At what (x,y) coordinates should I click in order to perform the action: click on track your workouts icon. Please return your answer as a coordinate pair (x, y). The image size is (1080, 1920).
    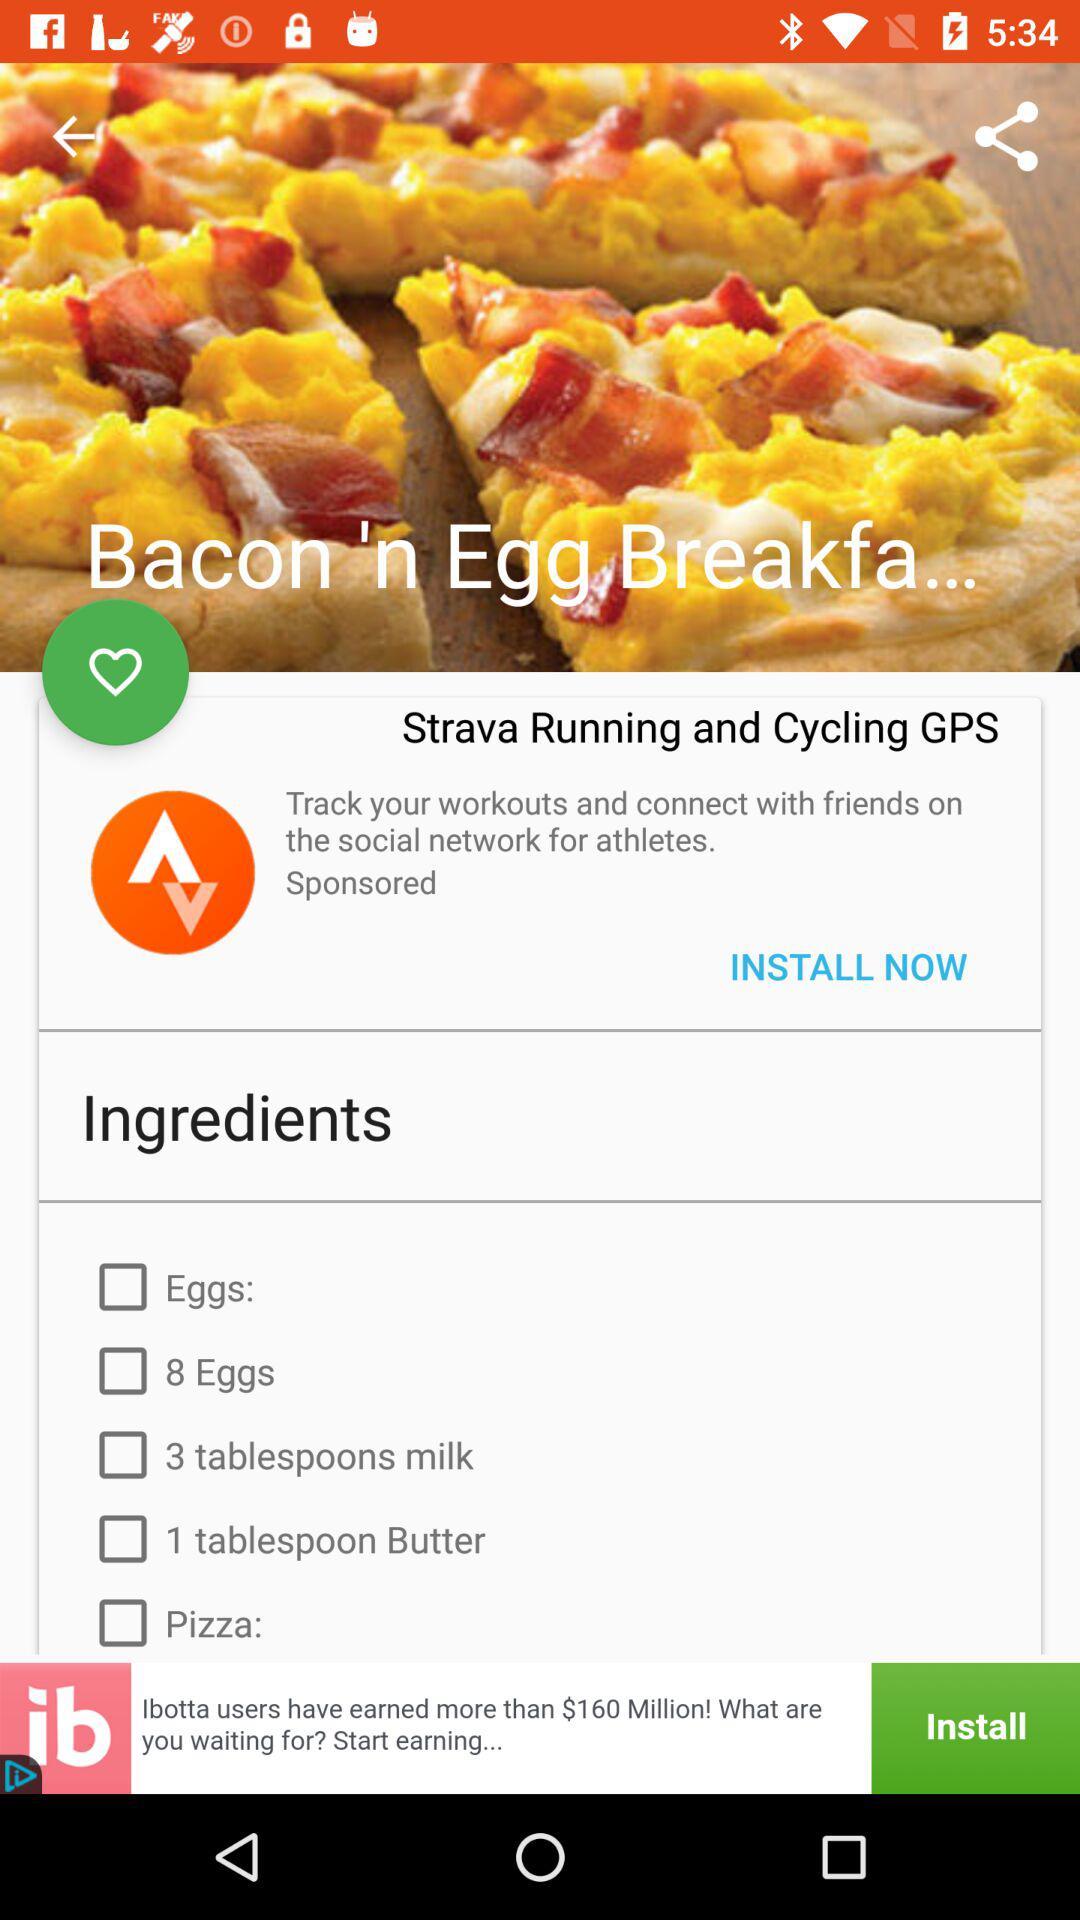
    Looking at the image, I should click on (631, 820).